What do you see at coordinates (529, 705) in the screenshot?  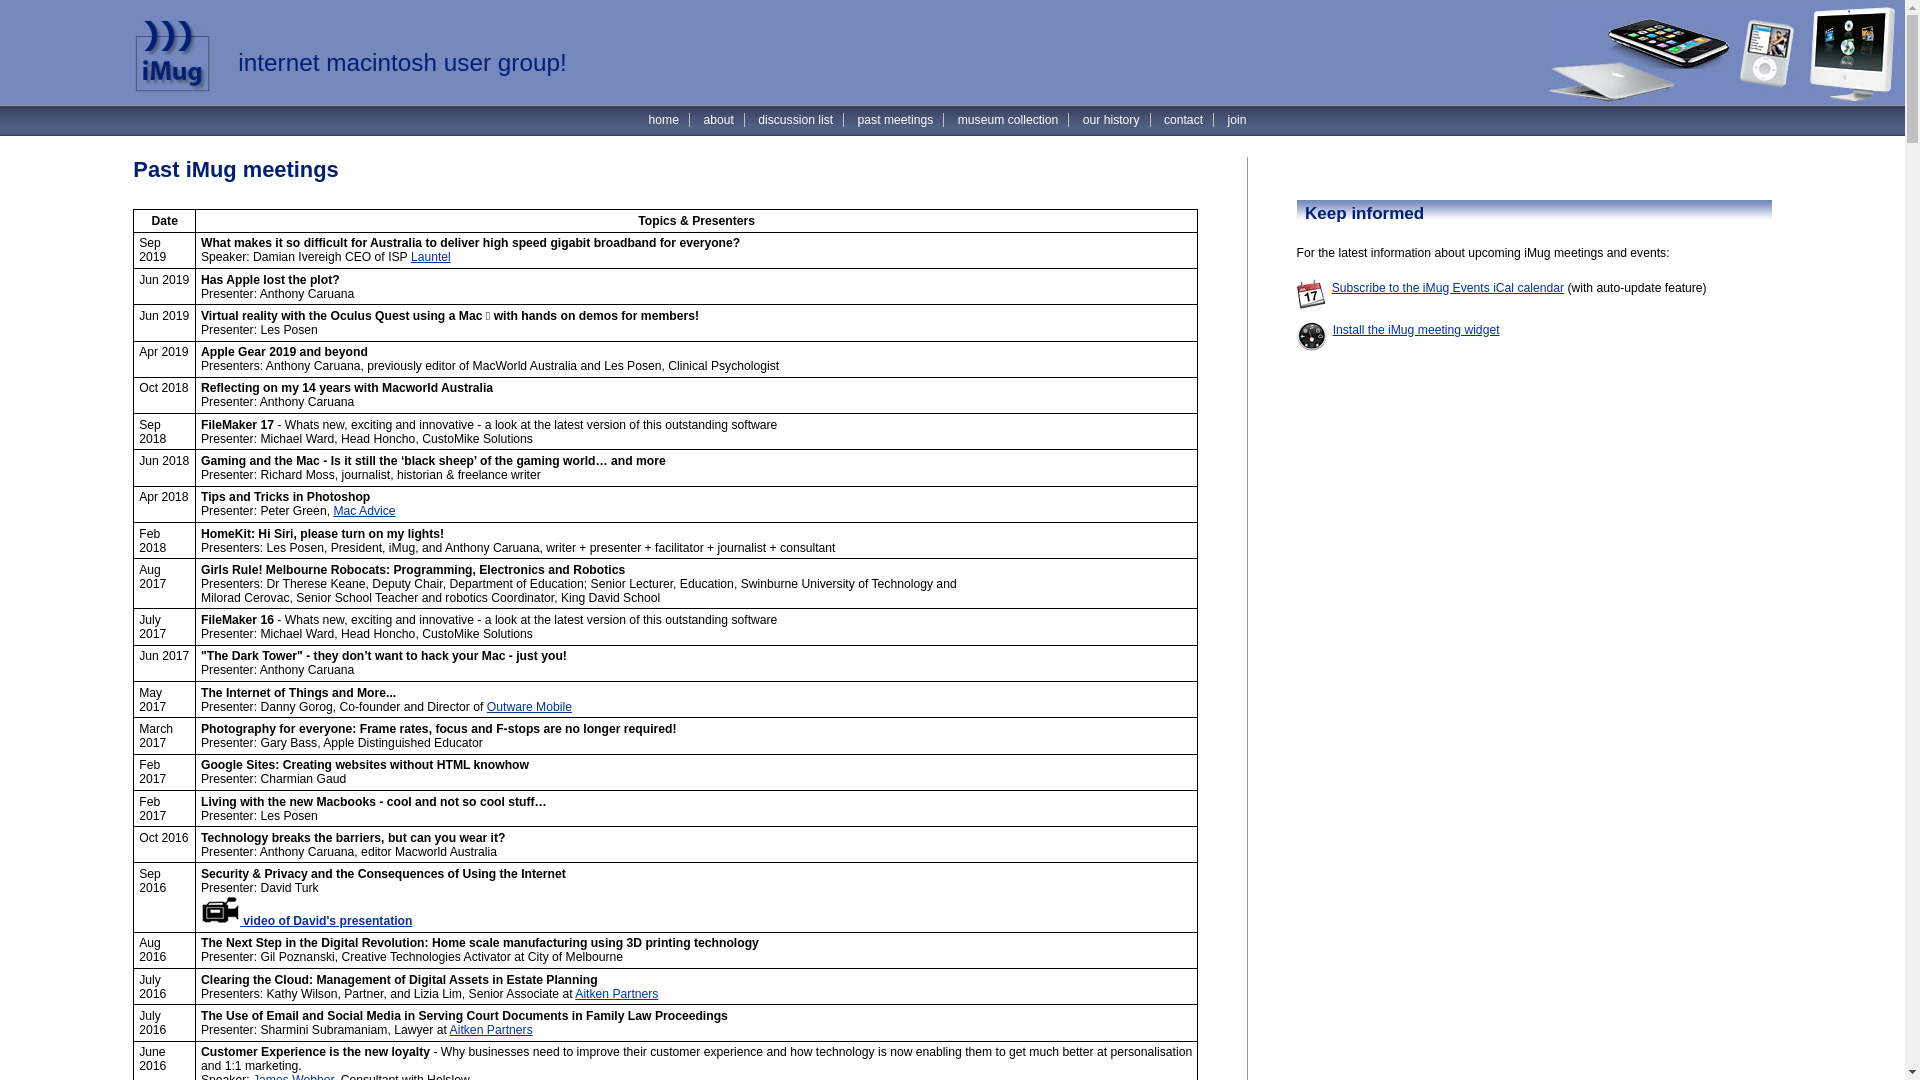 I see `'Outware Mobile'` at bounding box center [529, 705].